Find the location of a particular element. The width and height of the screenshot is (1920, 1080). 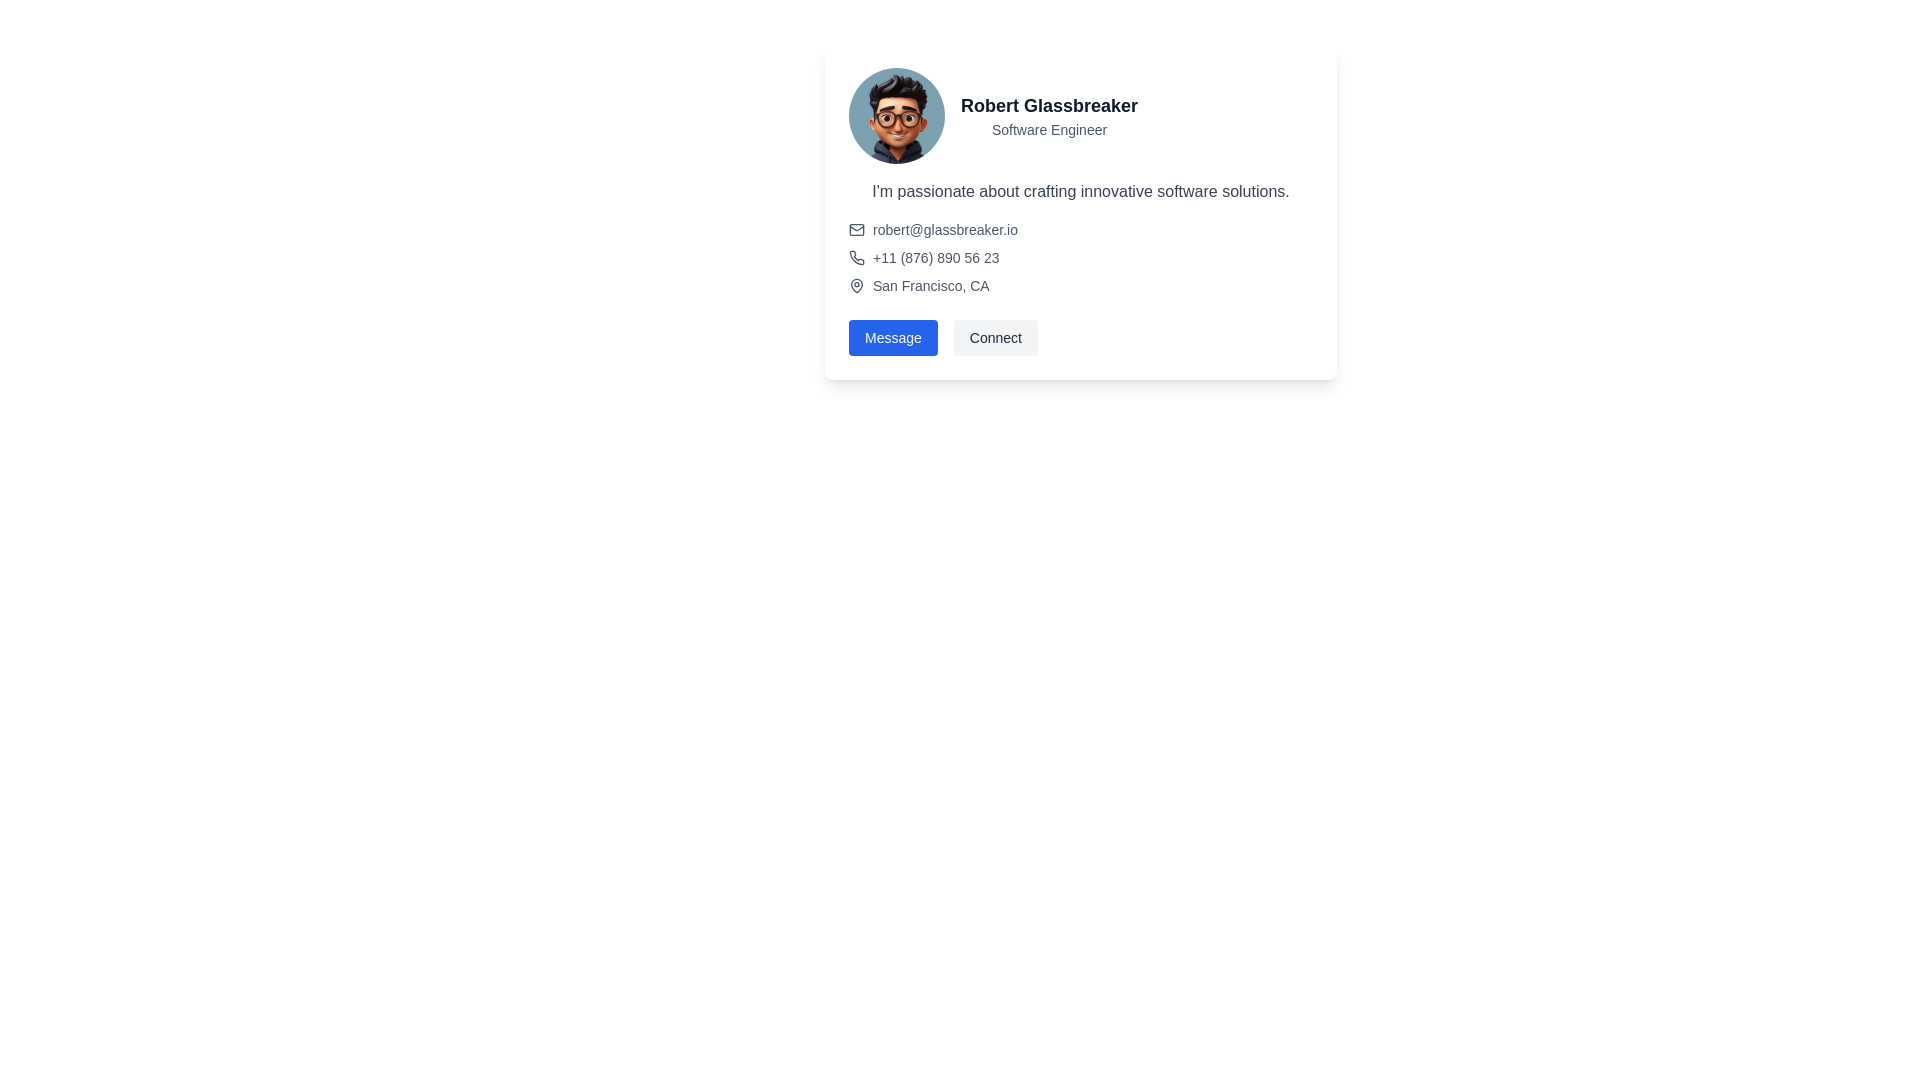

the phone contact icon, which is the leftmost element in the layout adjacent to the phone number '+11 (876) 890 56 23' is located at coordinates (857, 257).